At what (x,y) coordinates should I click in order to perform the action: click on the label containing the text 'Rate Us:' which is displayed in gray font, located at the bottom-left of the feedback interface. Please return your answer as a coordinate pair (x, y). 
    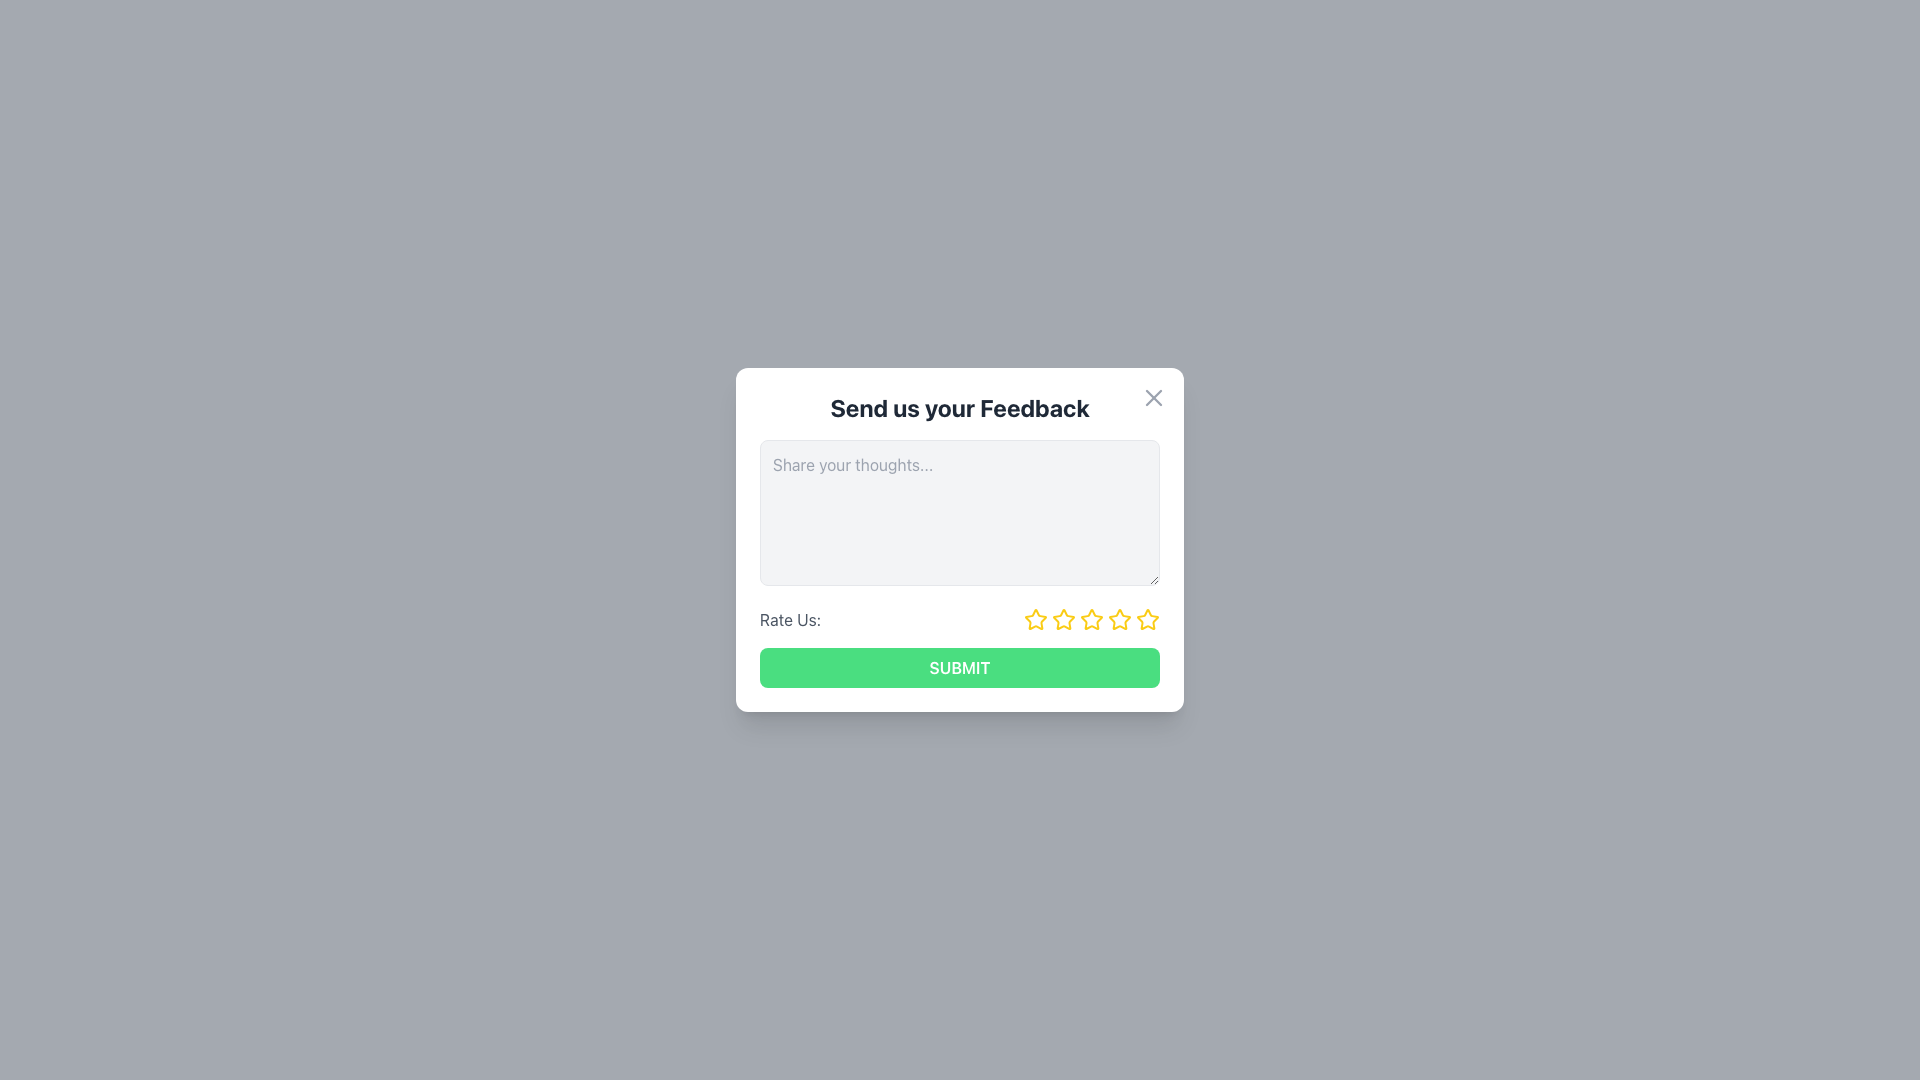
    Looking at the image, I should click on (789, 619).